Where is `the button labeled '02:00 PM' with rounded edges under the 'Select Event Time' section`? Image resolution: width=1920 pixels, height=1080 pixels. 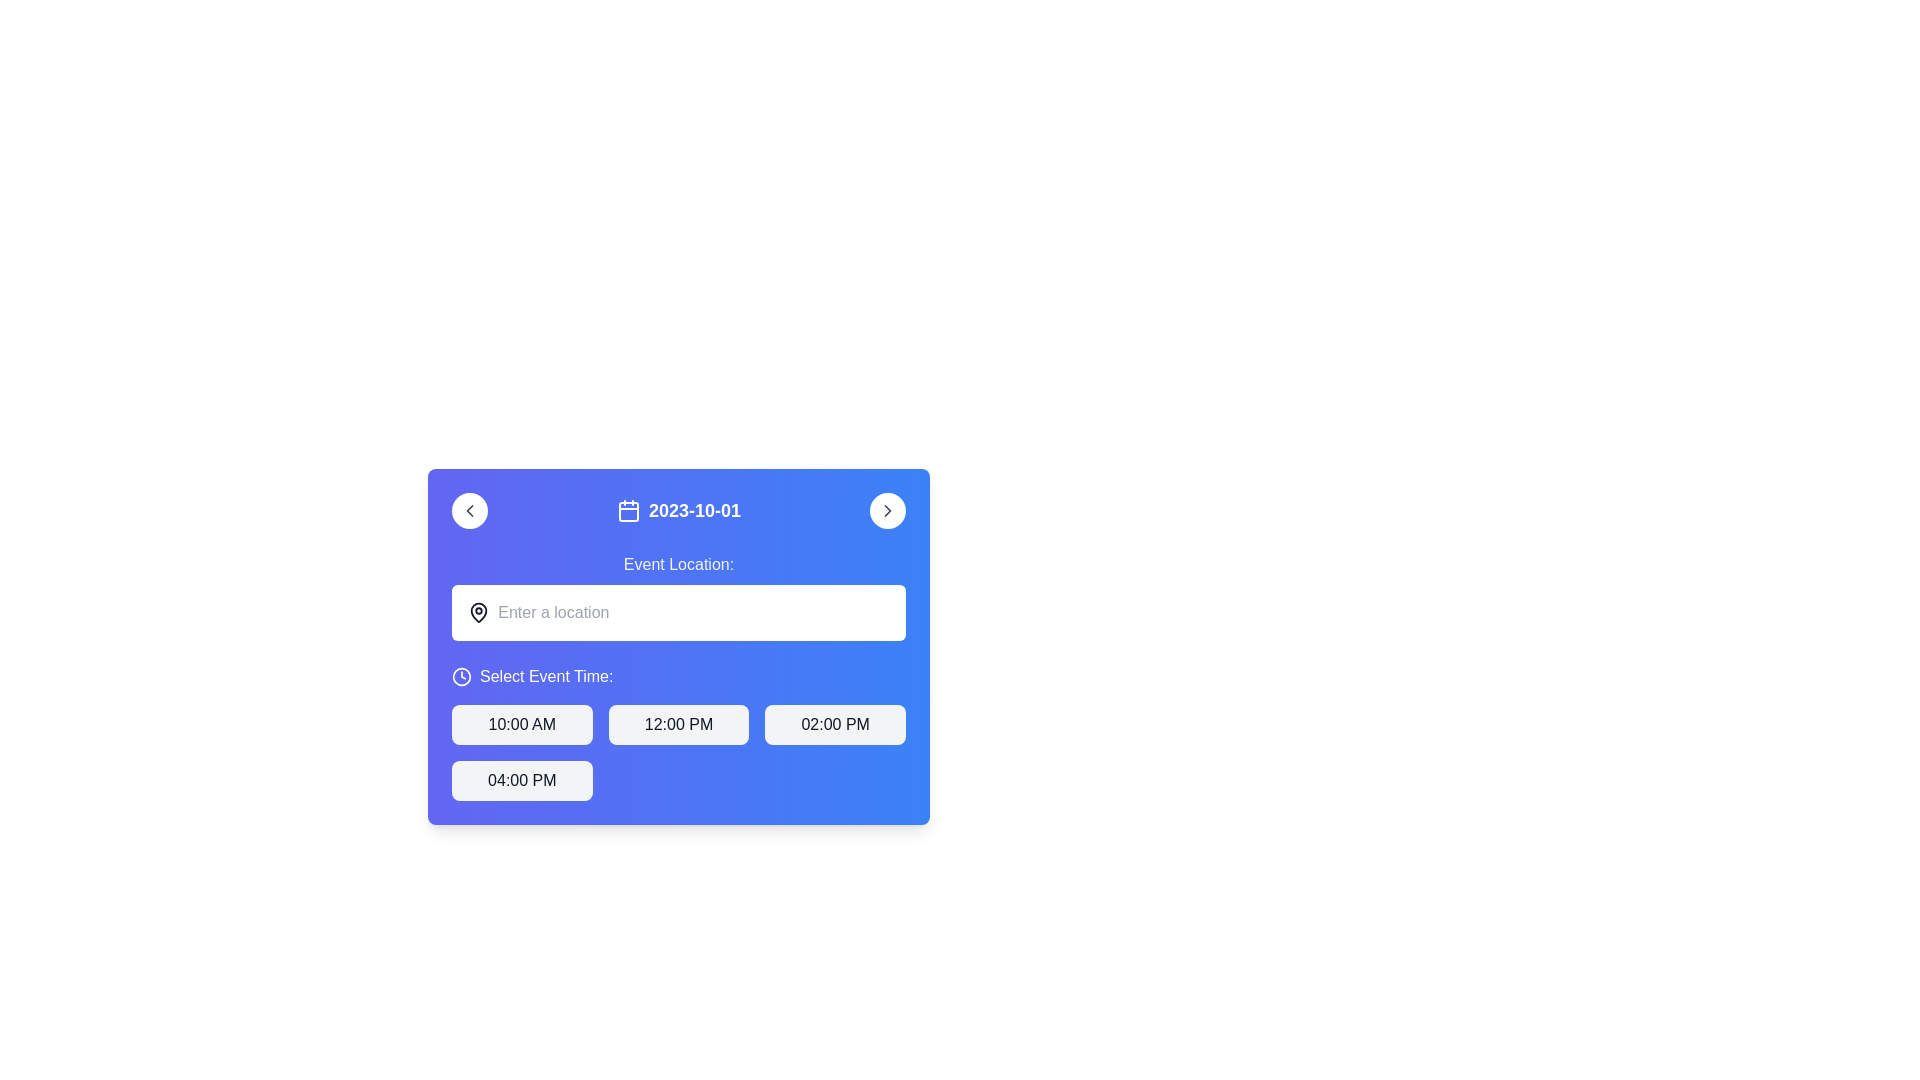 the button labeled '02:00 PM' with rounded edges under the 'Select Event Time' section is located at coordinates (835, 725).